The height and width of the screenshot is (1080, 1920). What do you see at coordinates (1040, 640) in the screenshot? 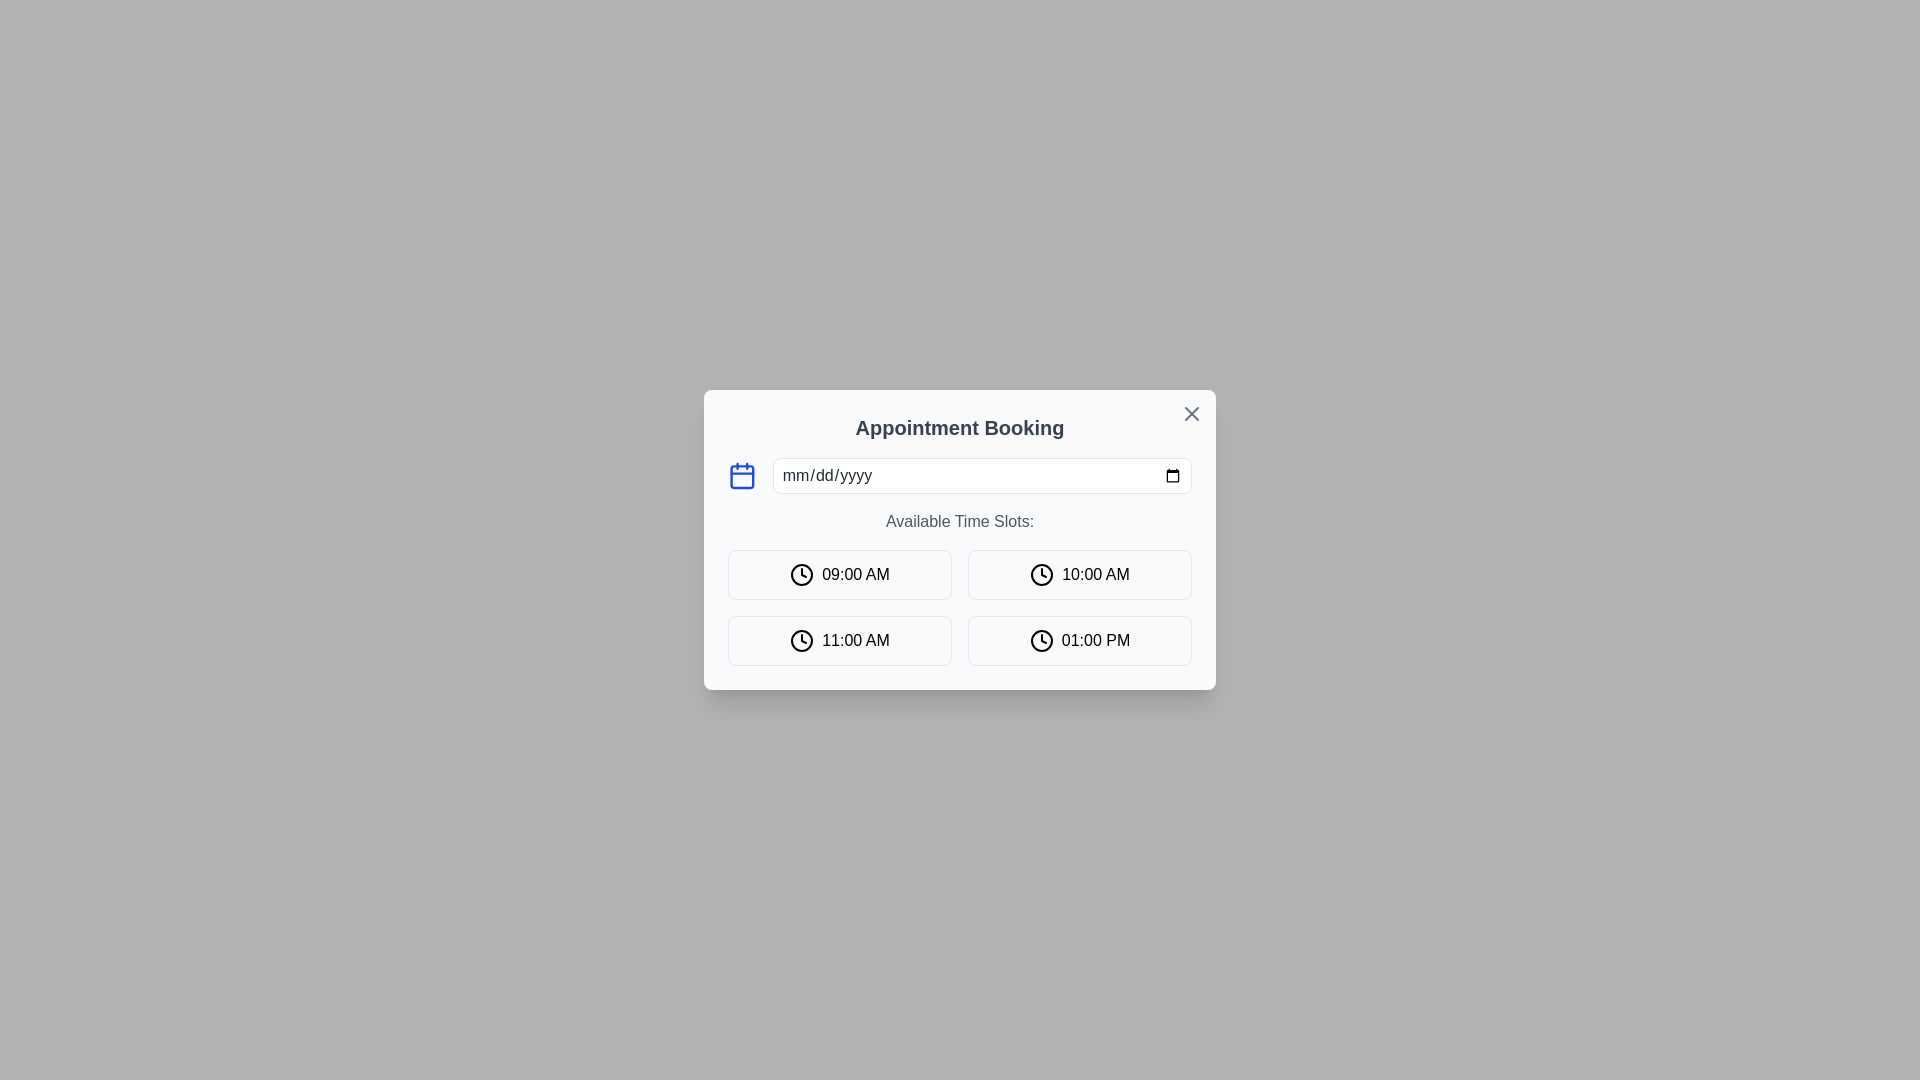
I see `the circular clock icon located next to the '01:00 PM' time slot in the bottom-right quadrant of the 'Appointment Booking' dialog box` at bounding box center [1040, 640].